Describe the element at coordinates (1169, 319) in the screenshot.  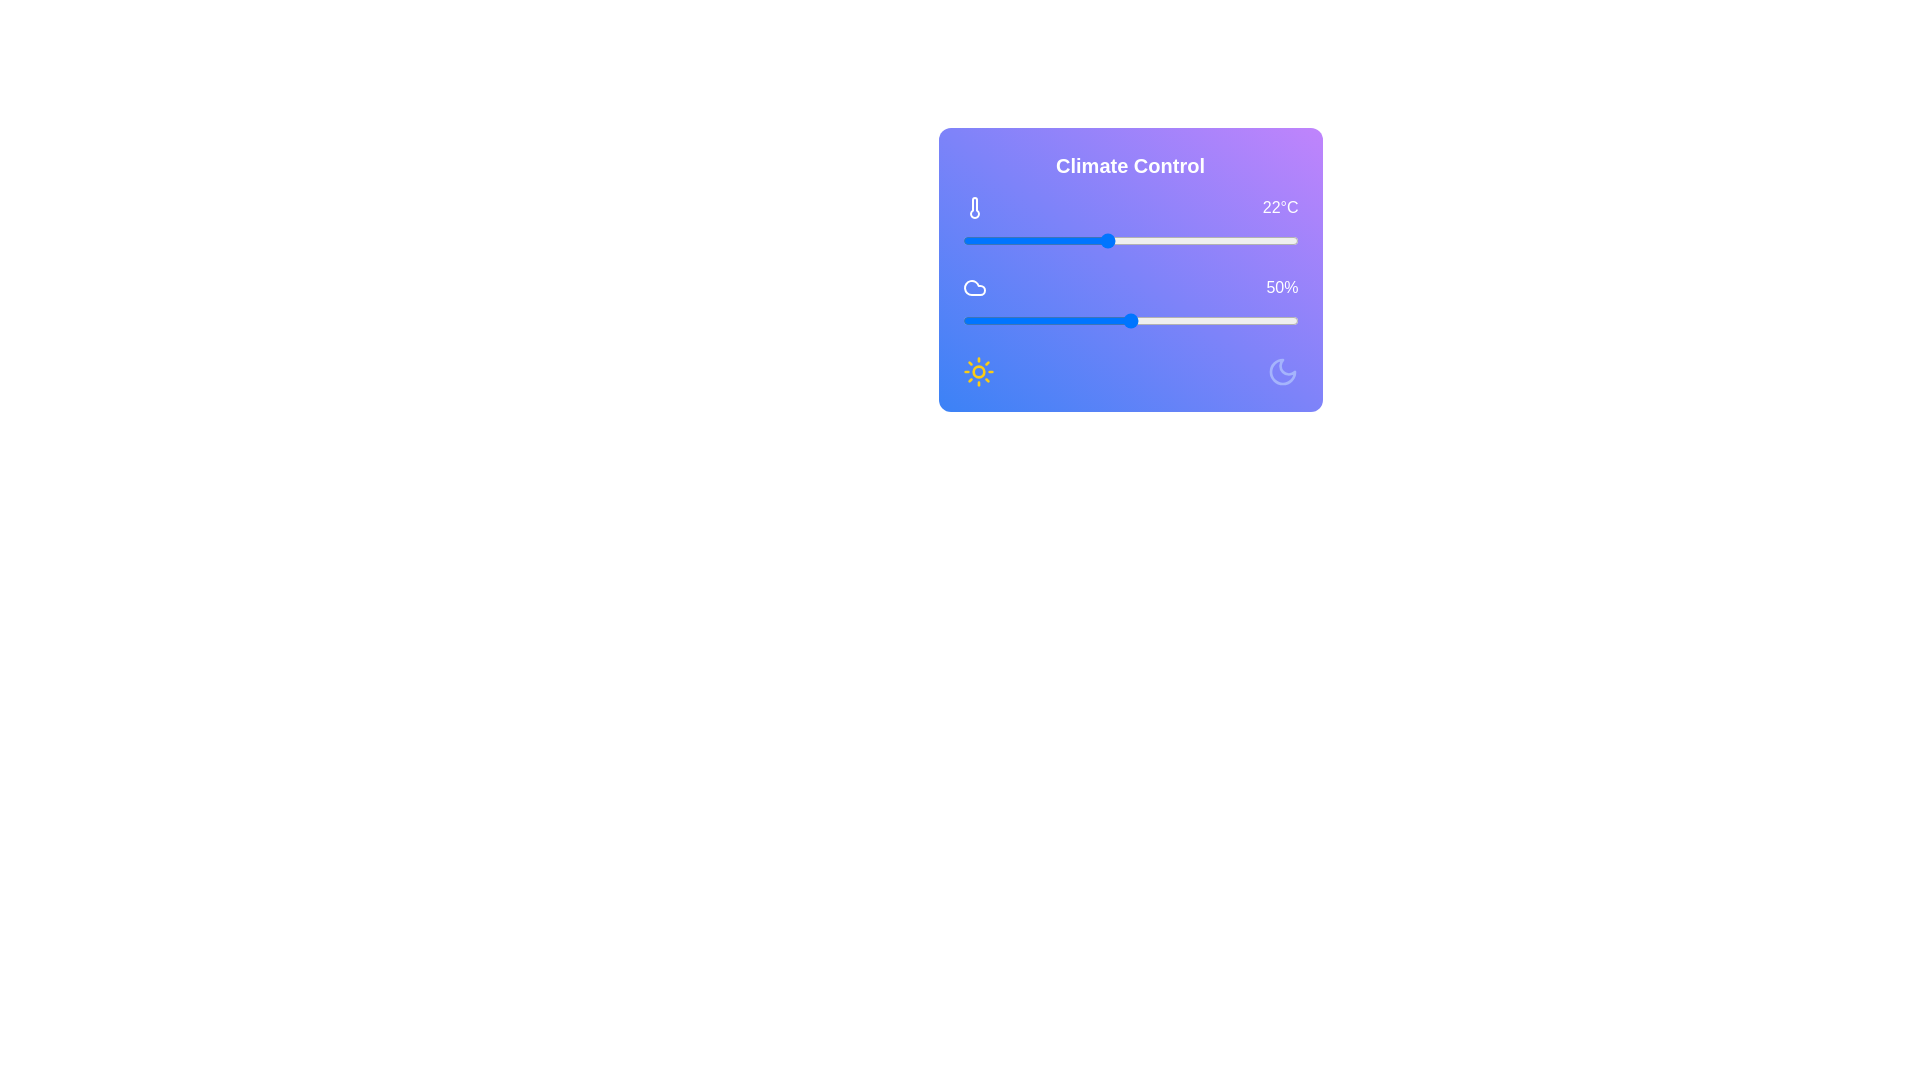
I see `the slider value` at that location.